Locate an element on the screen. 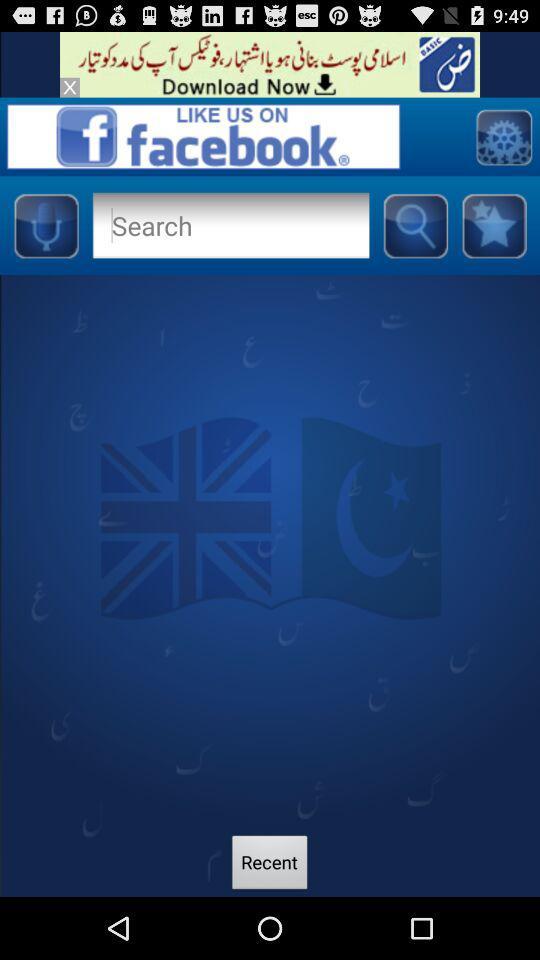 This screenshot has height=960, width=540. search for item/subject is located at coordinates (414, 225).